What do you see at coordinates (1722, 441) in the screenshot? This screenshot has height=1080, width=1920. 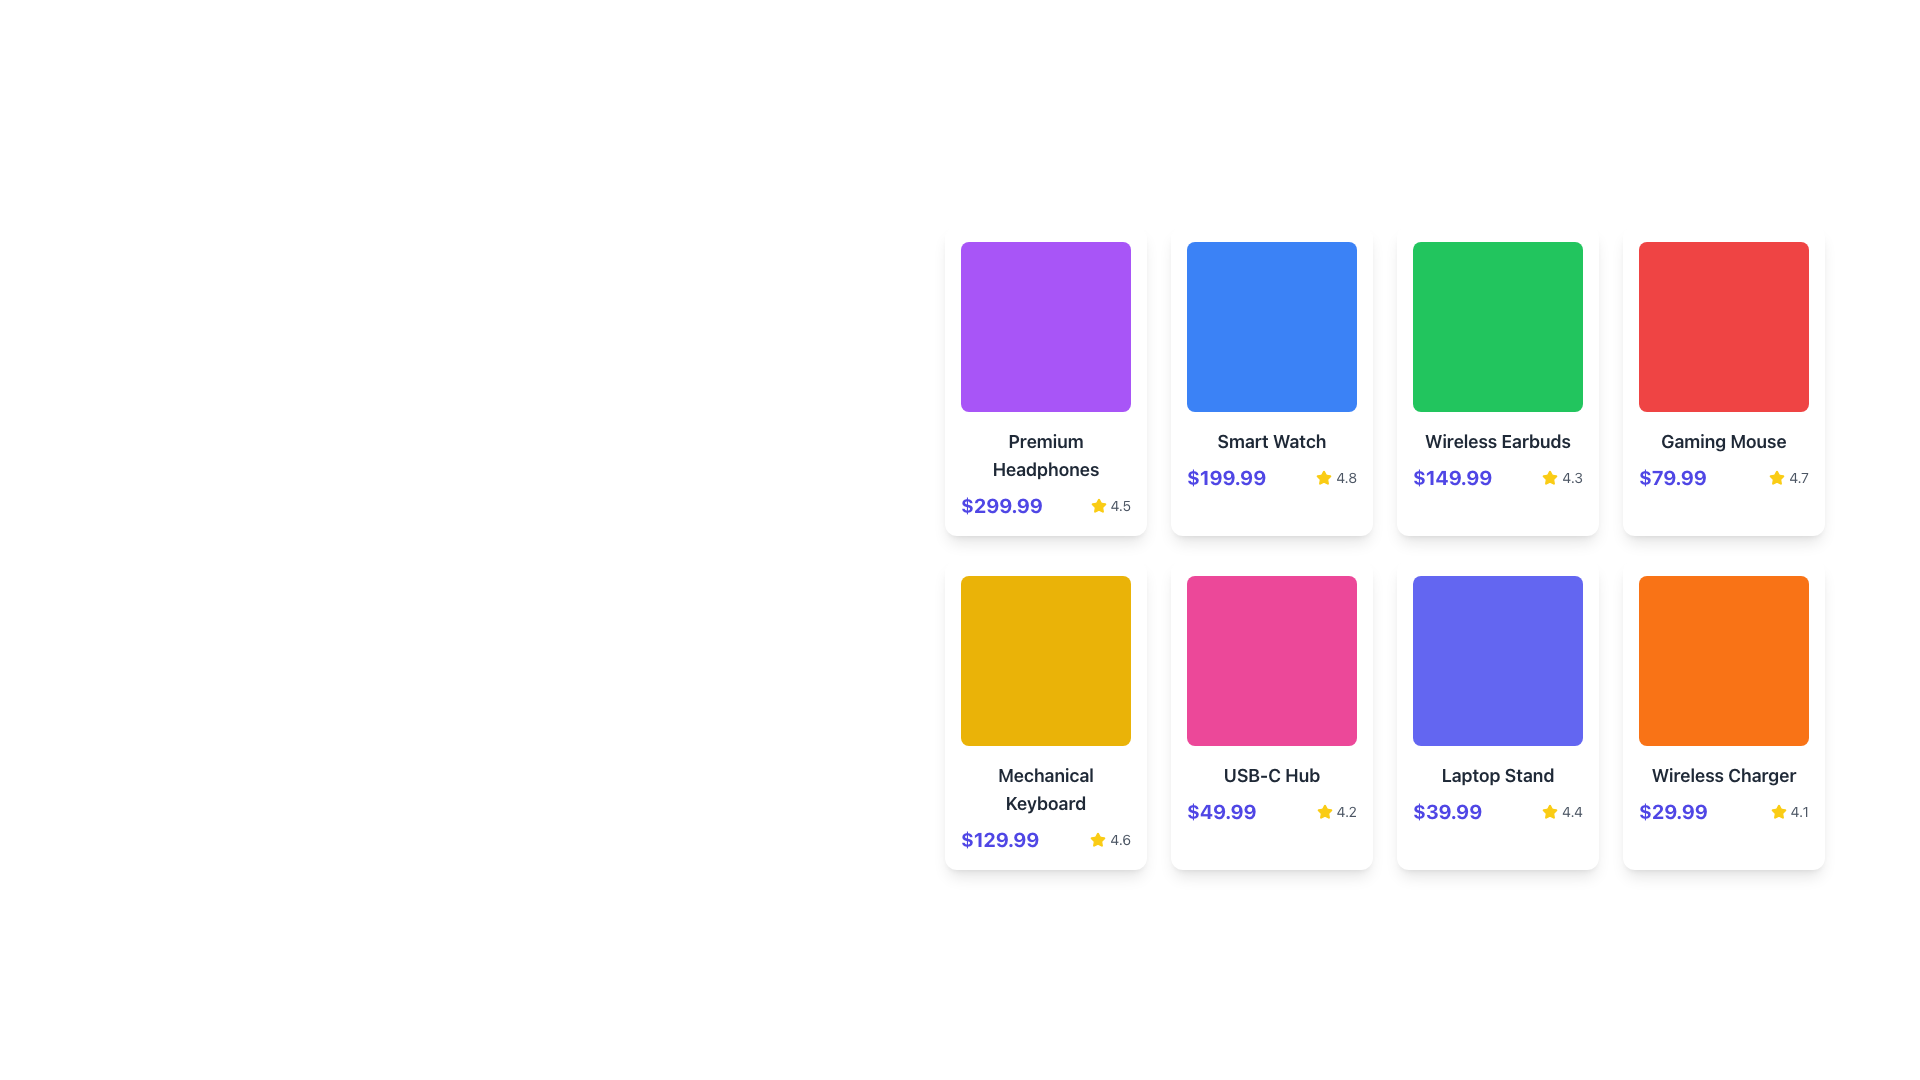 I see `the bold text label displaying 'Gaming Mouse' located in the fourth card of the top row in the grid layout` at bounding box center [1722, 441].